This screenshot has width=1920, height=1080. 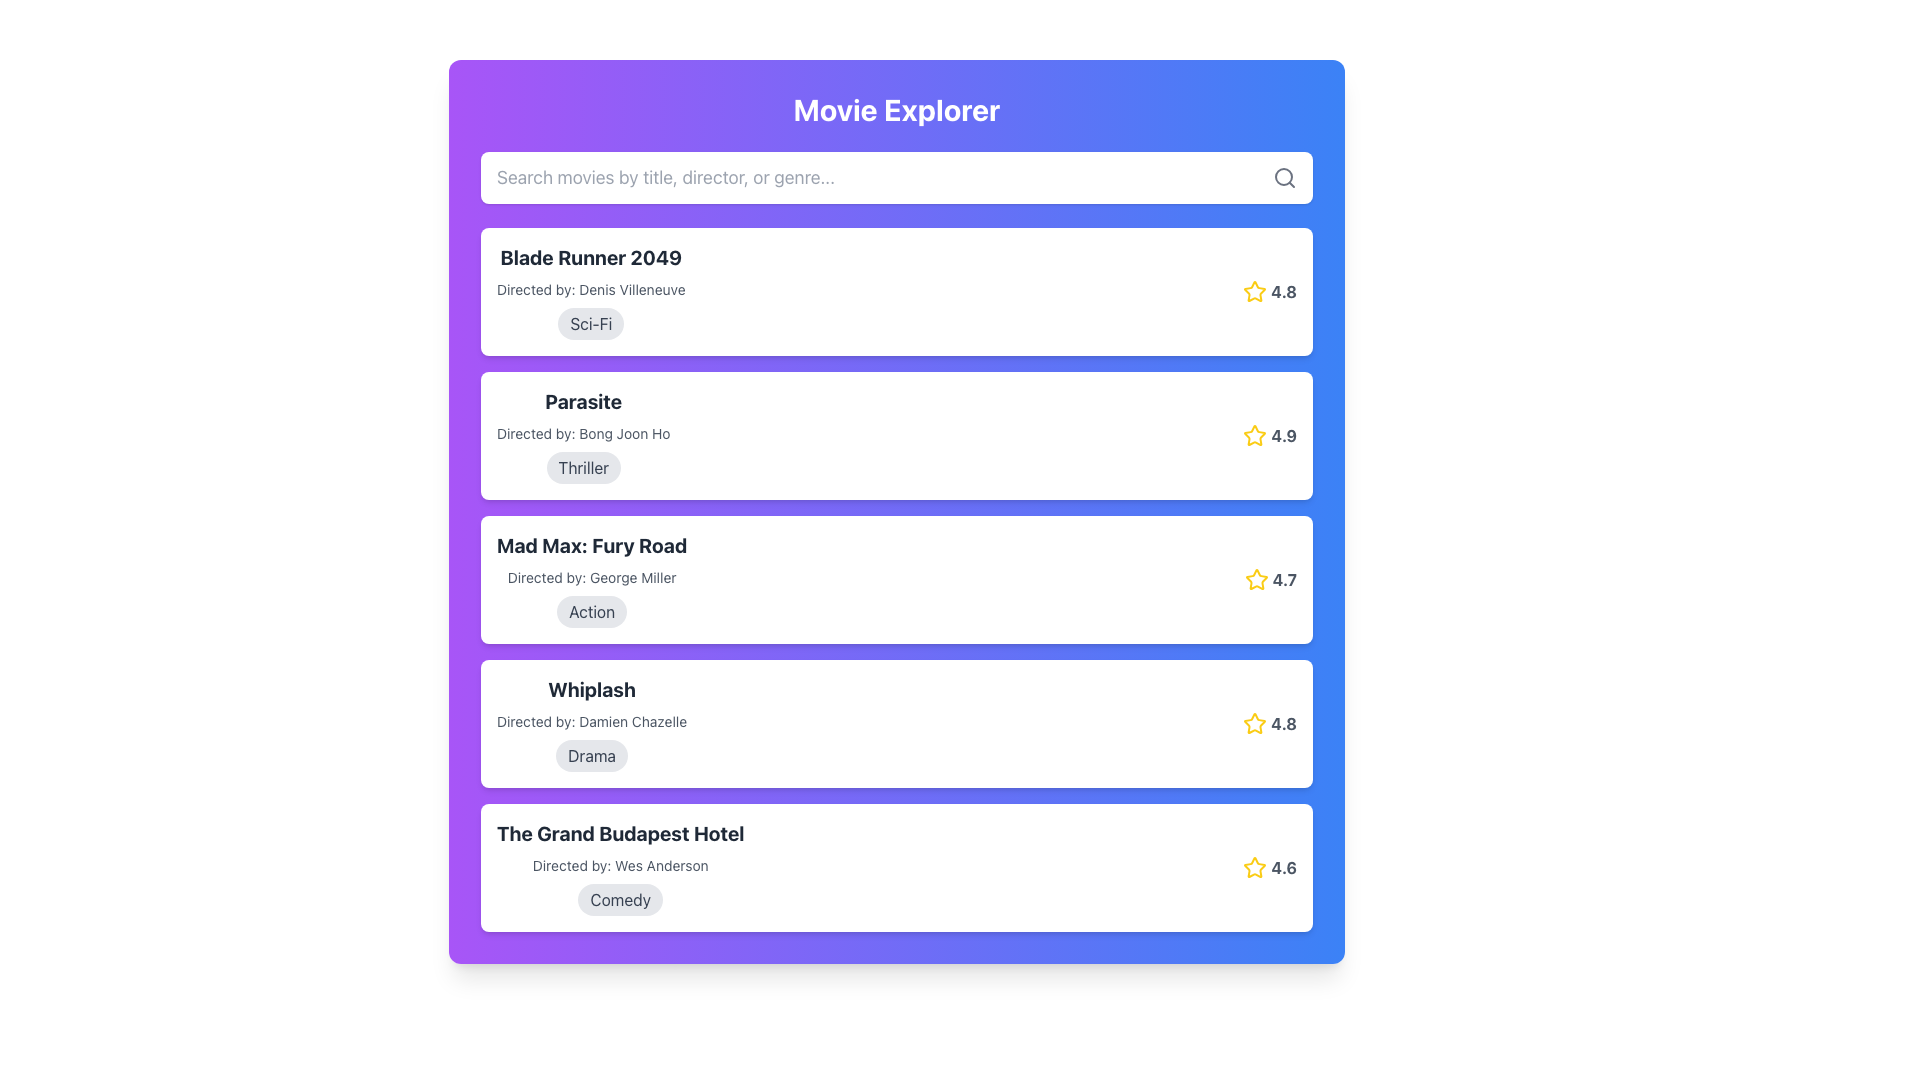 What do you see at coordinates (1283, 176) in the screenshot?
I see `the circular component of the search icon located at the far right of the input field labeled 'Search movies by title, director, or genre.'` at bounding box center [1283, 176].